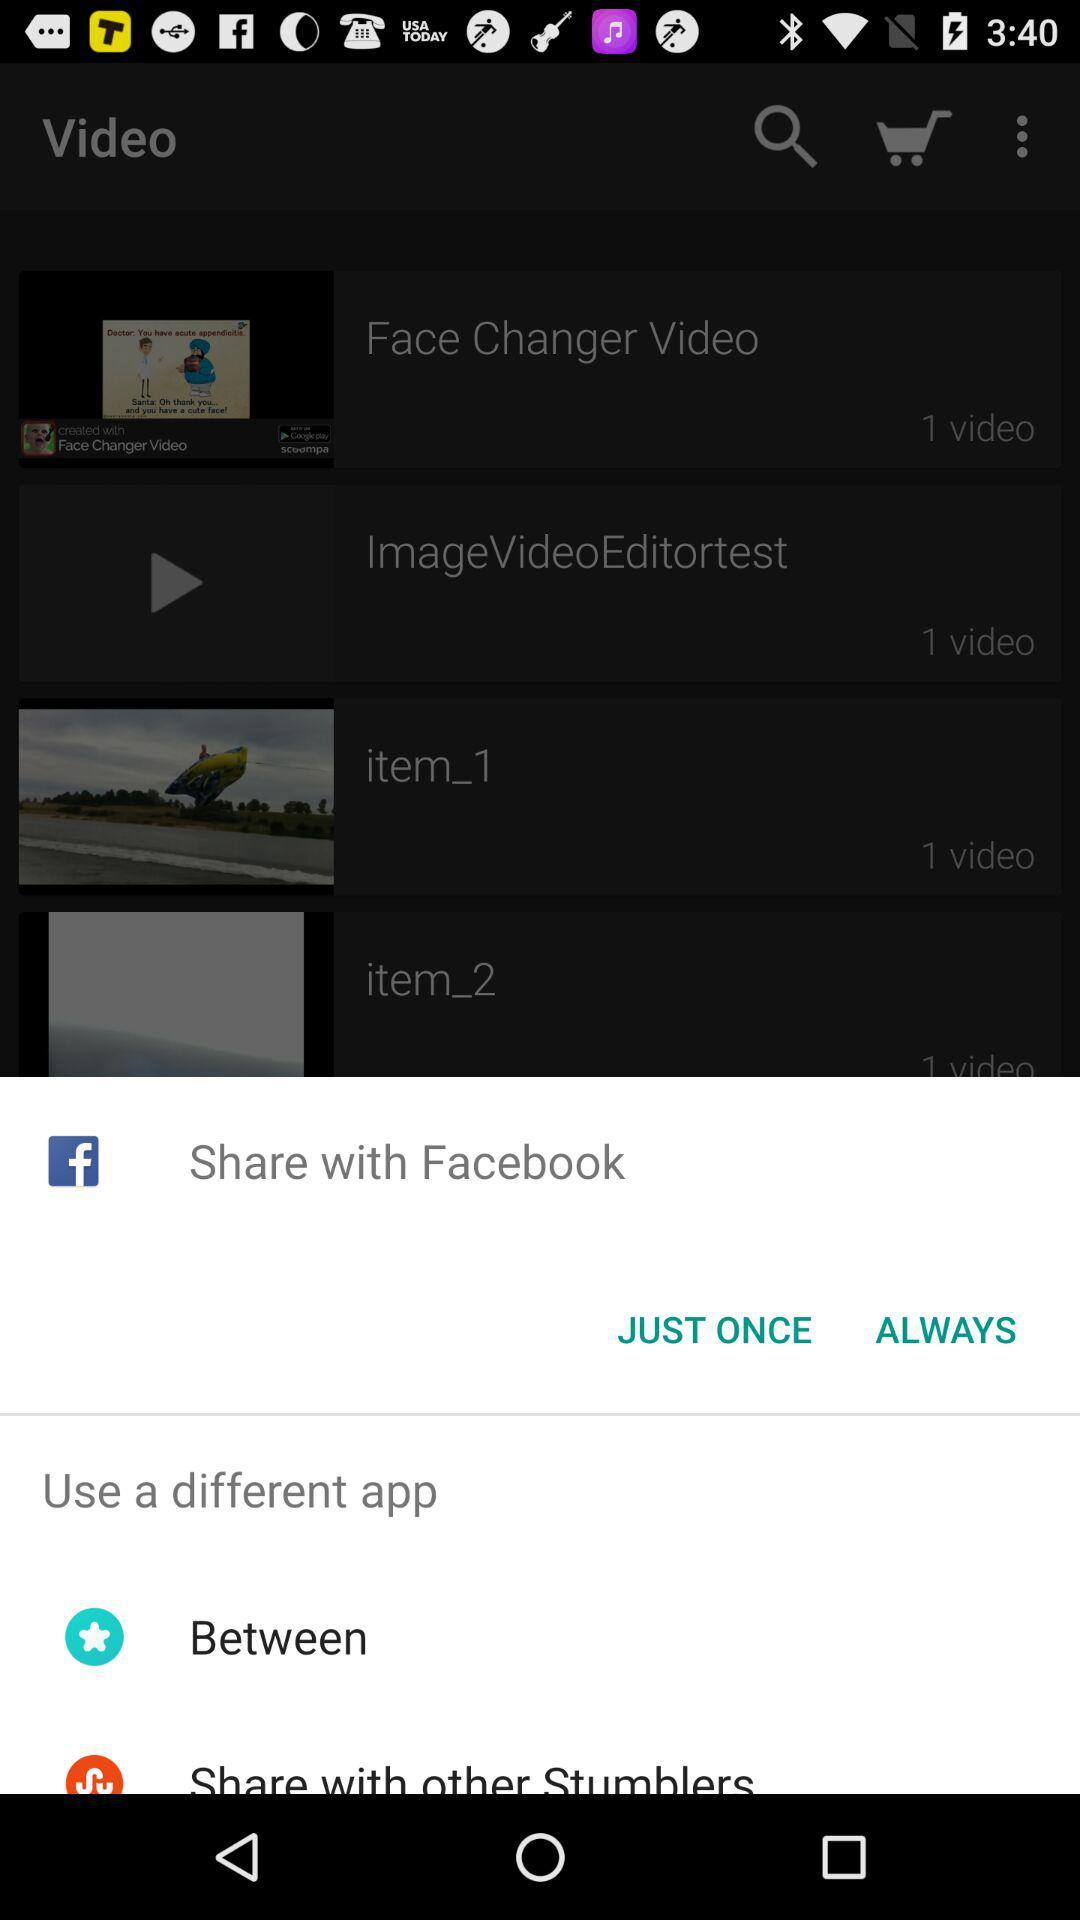 Image resolution: width=1080 pixels, height=1920 pixels. Describe the element at coordinates (945, 1329) in the screenshot. I see `the item next to the just once` at that location.